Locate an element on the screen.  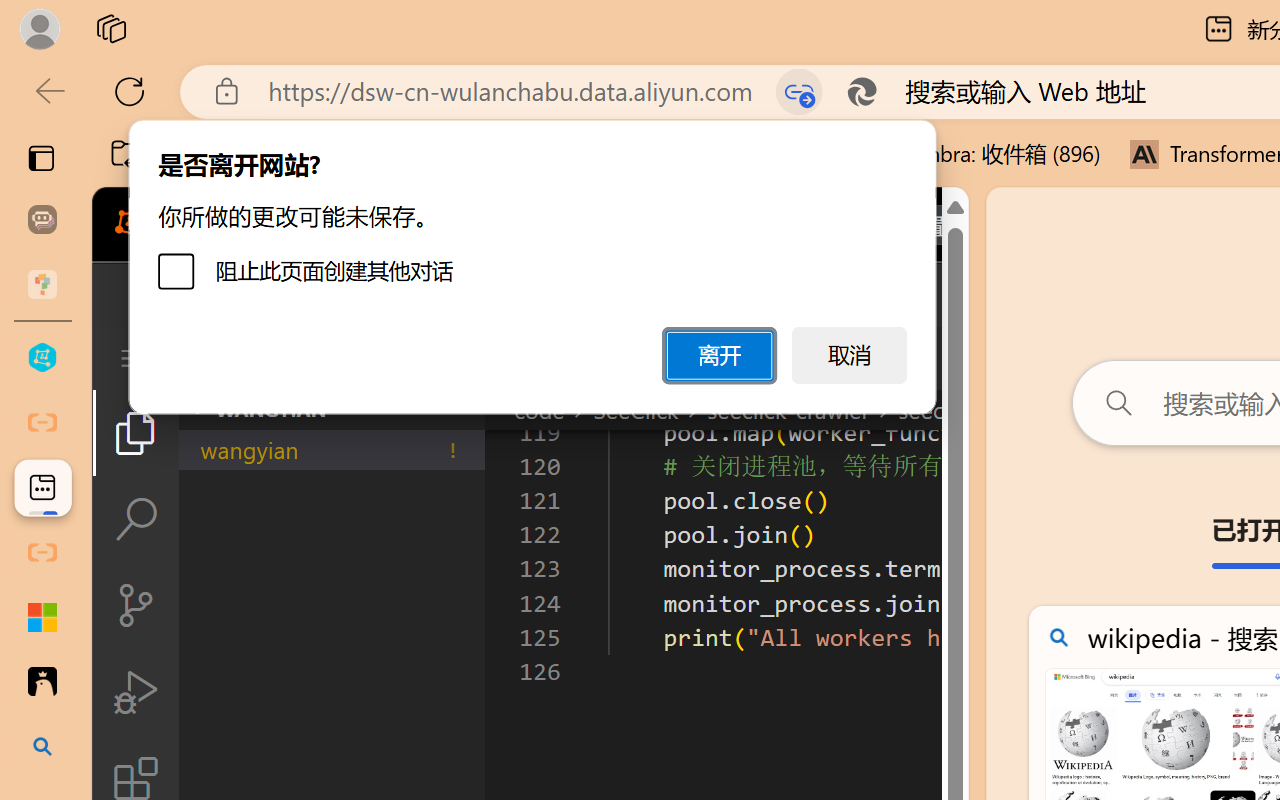
'Run and Debug (Ctrl+Shift+D)' is located at coordinates (134, 692).